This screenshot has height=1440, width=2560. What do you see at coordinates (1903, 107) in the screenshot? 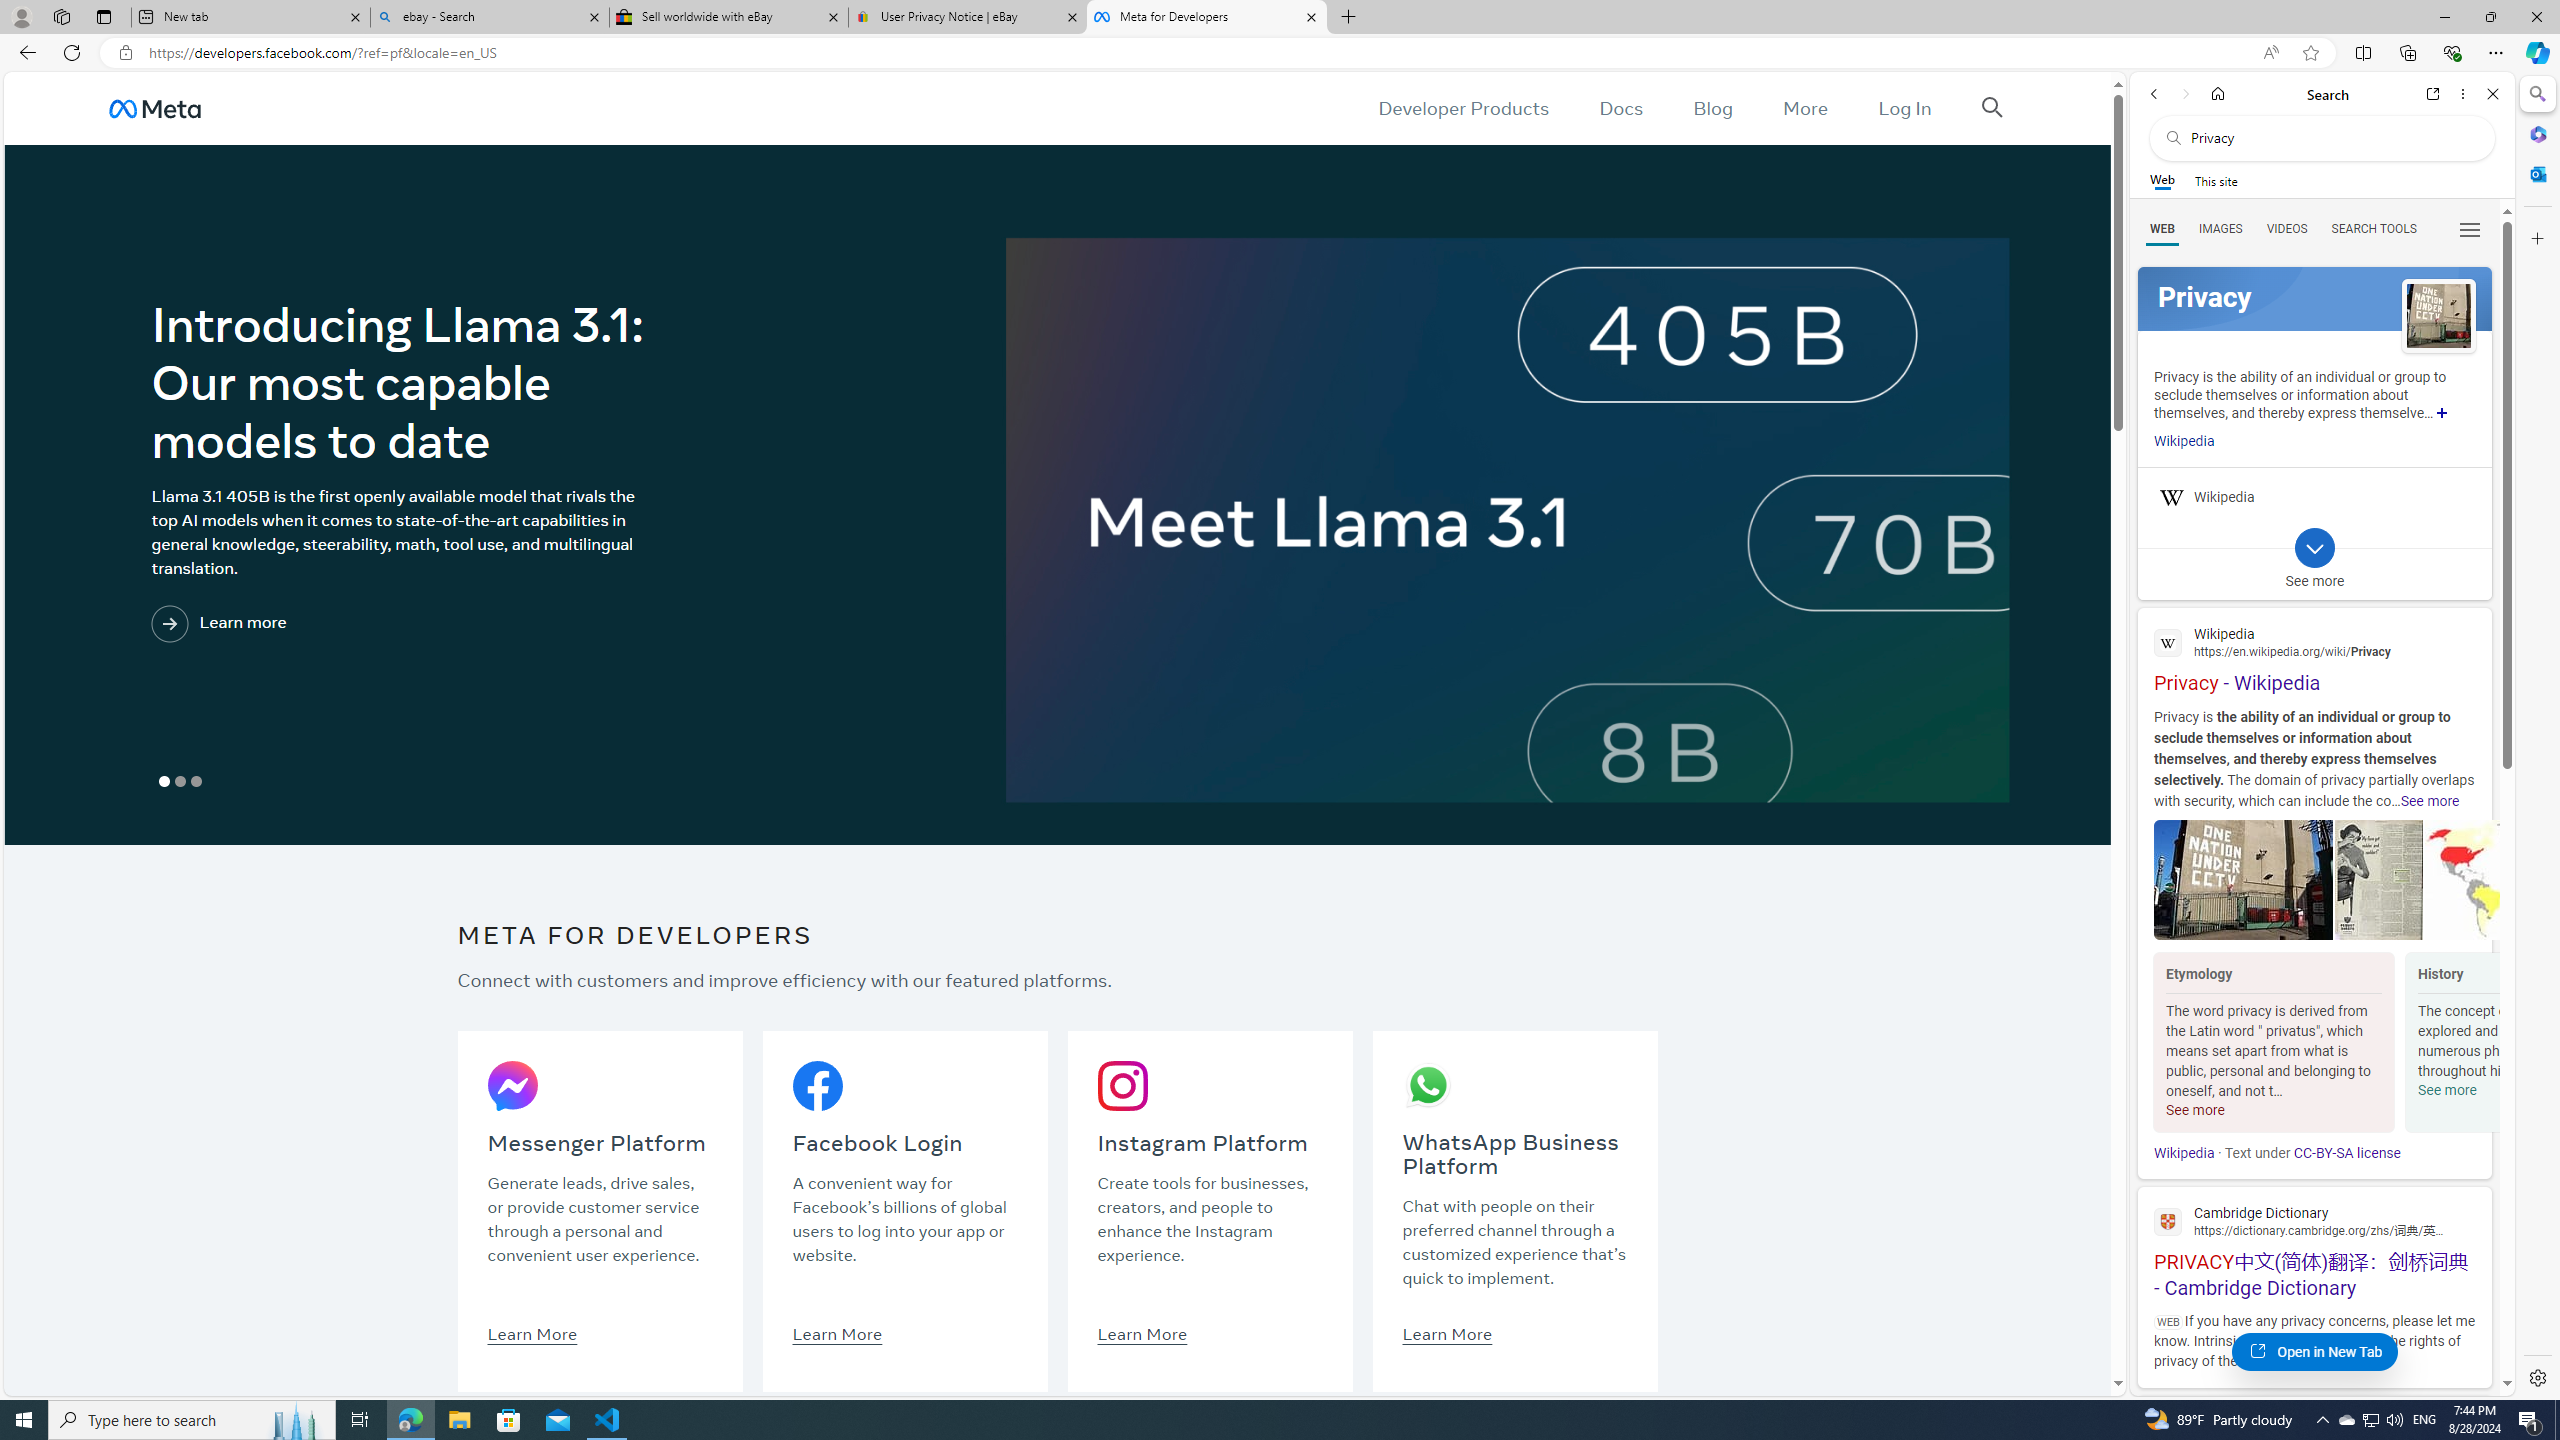
I see `'Log In'` at bounding box center [1903, 107].